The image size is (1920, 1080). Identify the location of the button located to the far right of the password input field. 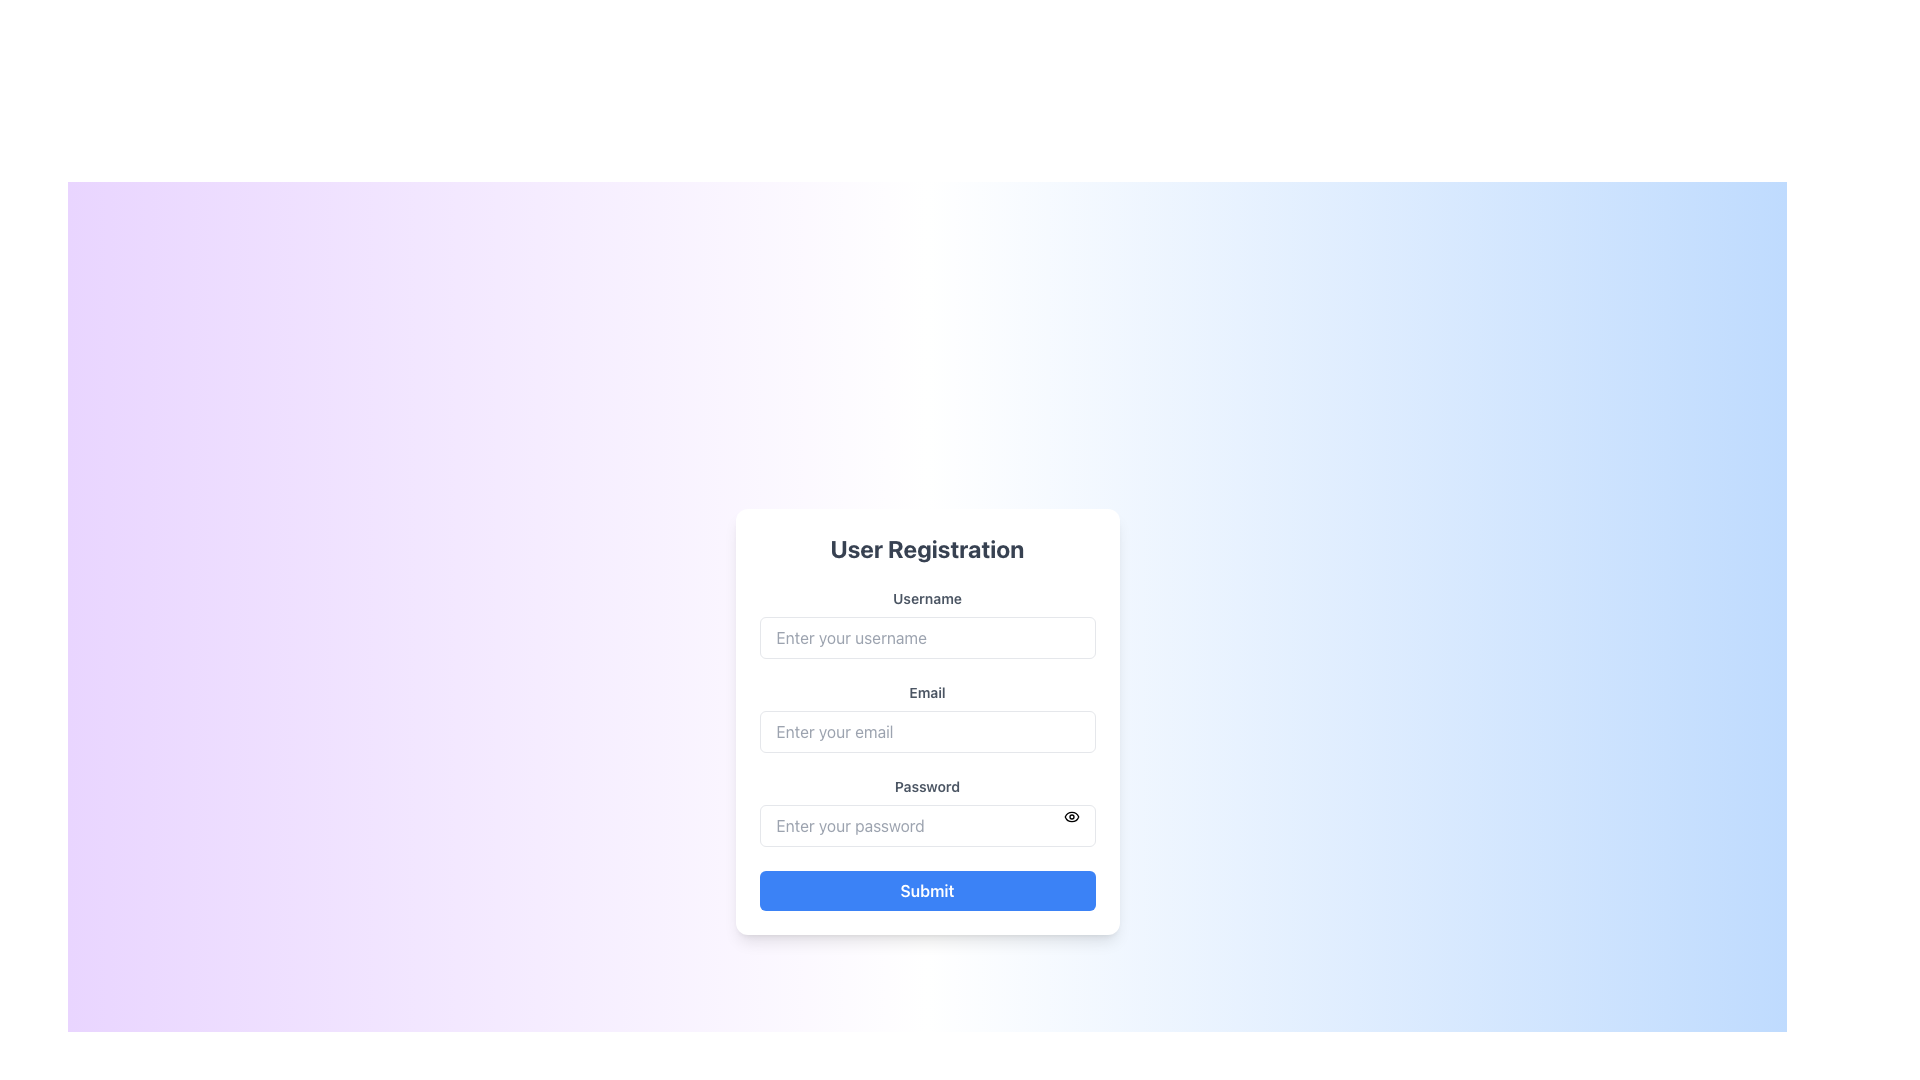
(1070, 817).